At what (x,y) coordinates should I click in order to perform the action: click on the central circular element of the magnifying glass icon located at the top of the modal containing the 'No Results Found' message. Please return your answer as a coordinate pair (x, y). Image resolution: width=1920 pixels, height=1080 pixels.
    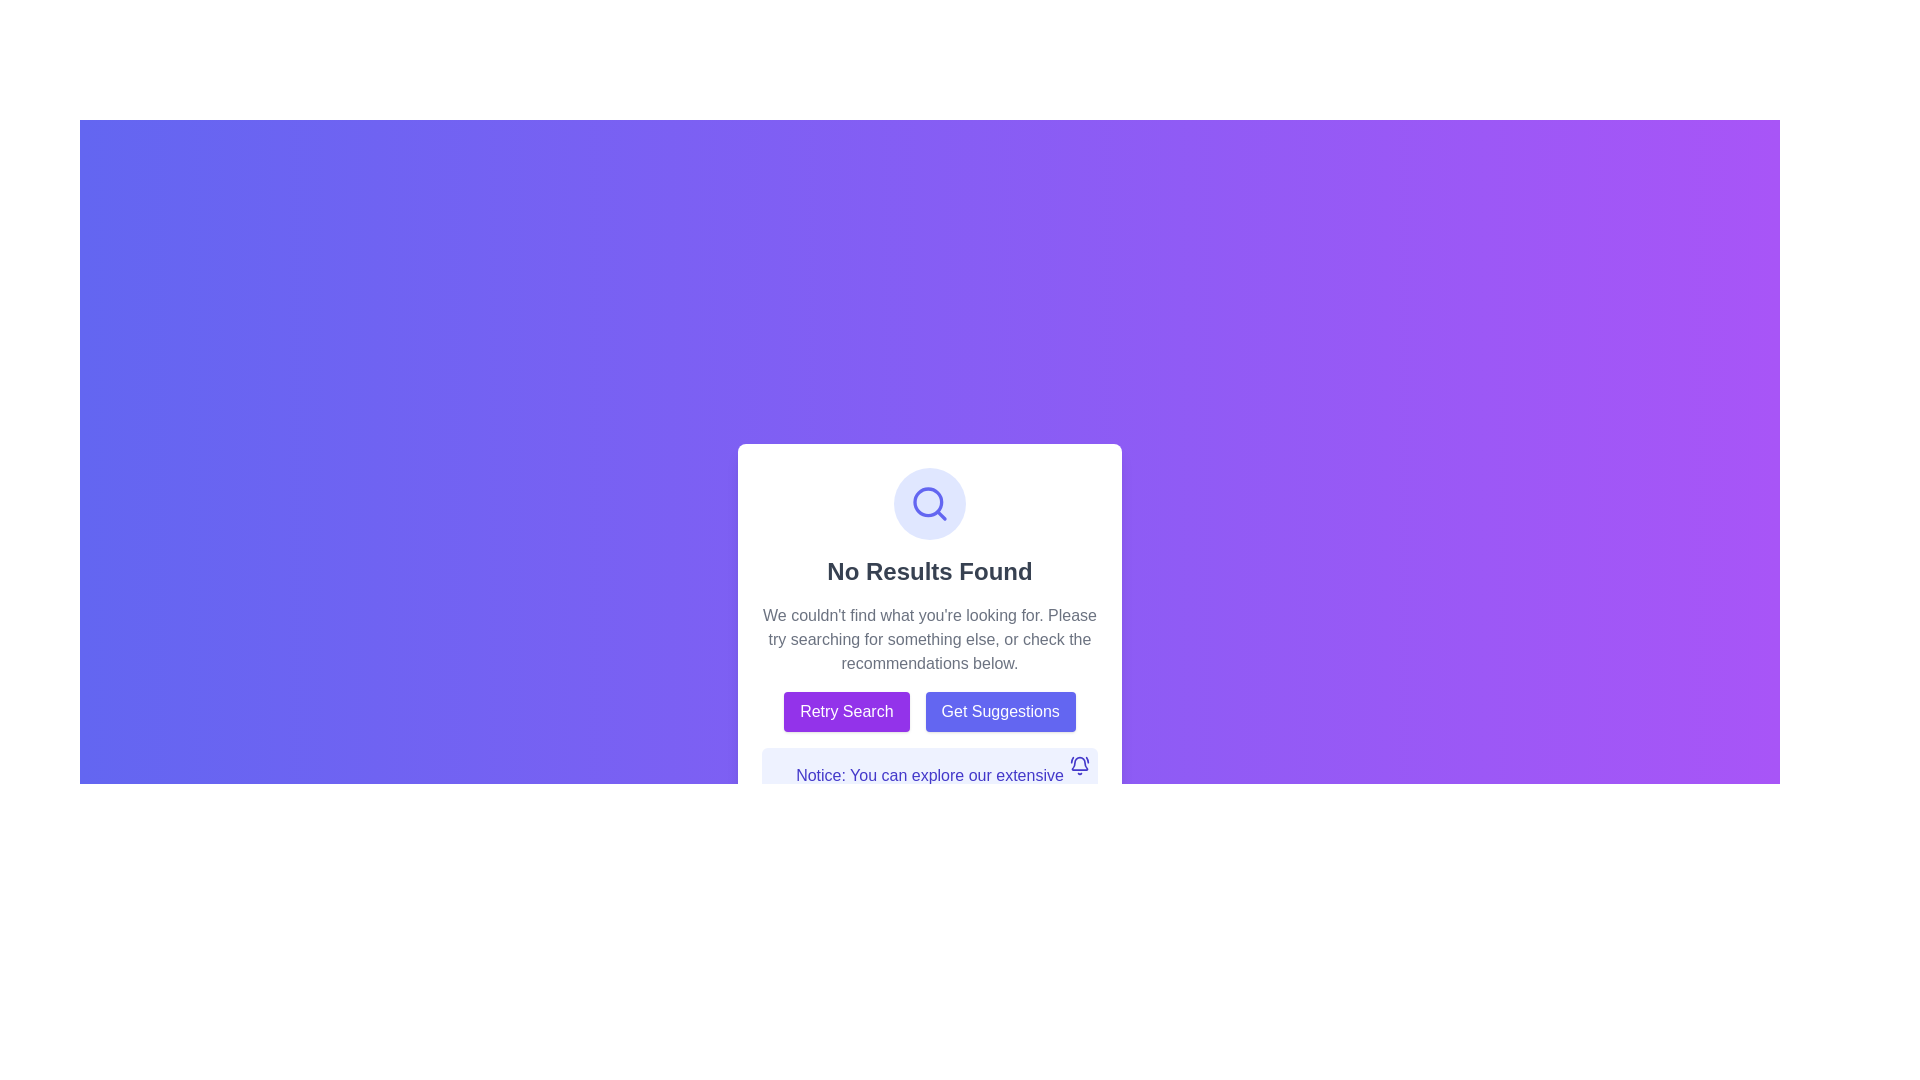
    Looking at the image, I should click on (927, 501).